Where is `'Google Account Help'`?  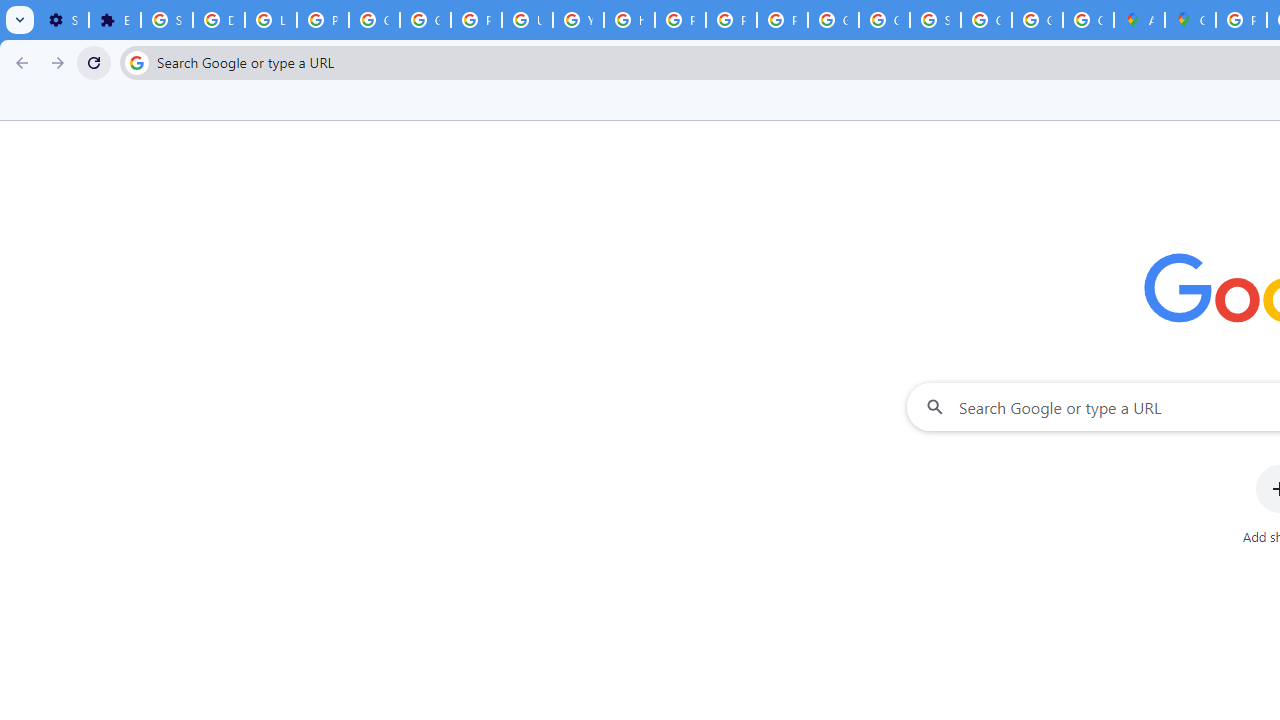
'Google Account Help' is located at coordinates (375, 20).